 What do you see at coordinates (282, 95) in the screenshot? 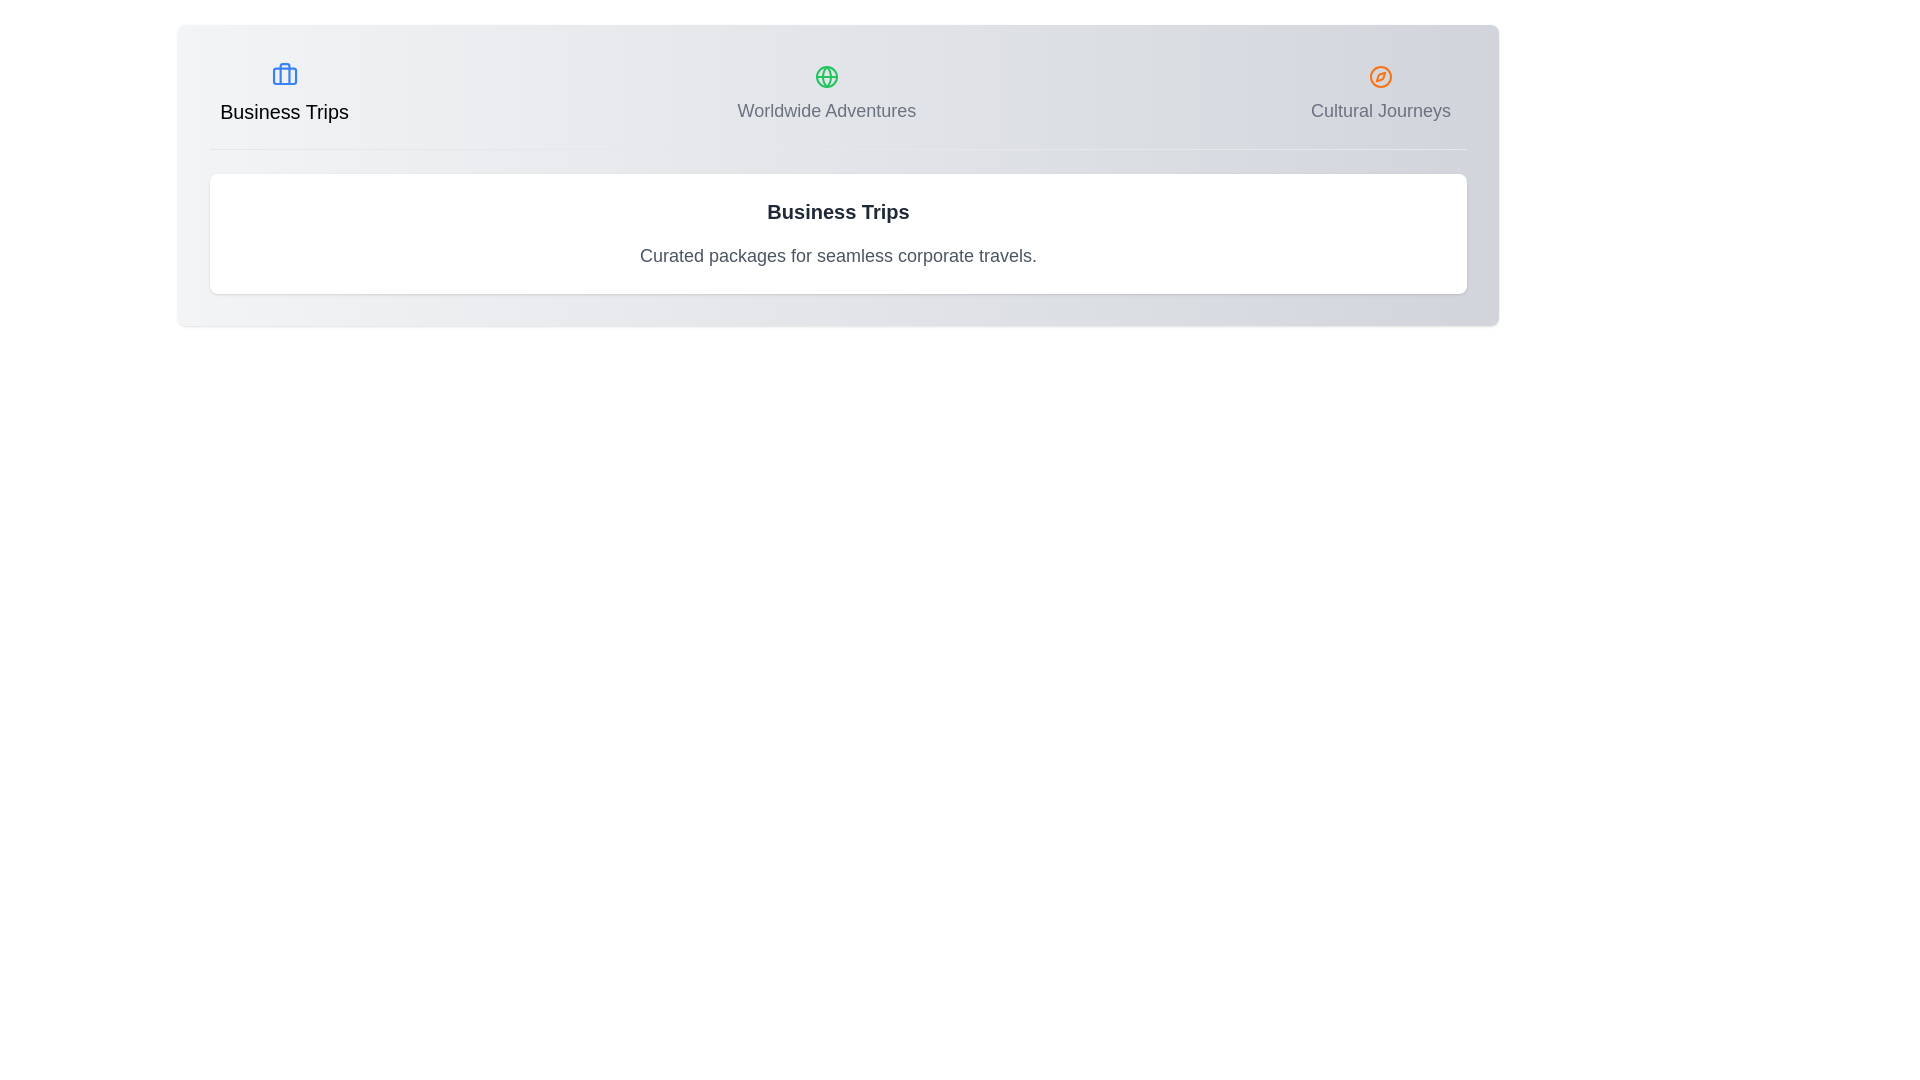
I see `the tab labeled 'Business Trips' to observe visual feedback` at bounding box center [282, 95].